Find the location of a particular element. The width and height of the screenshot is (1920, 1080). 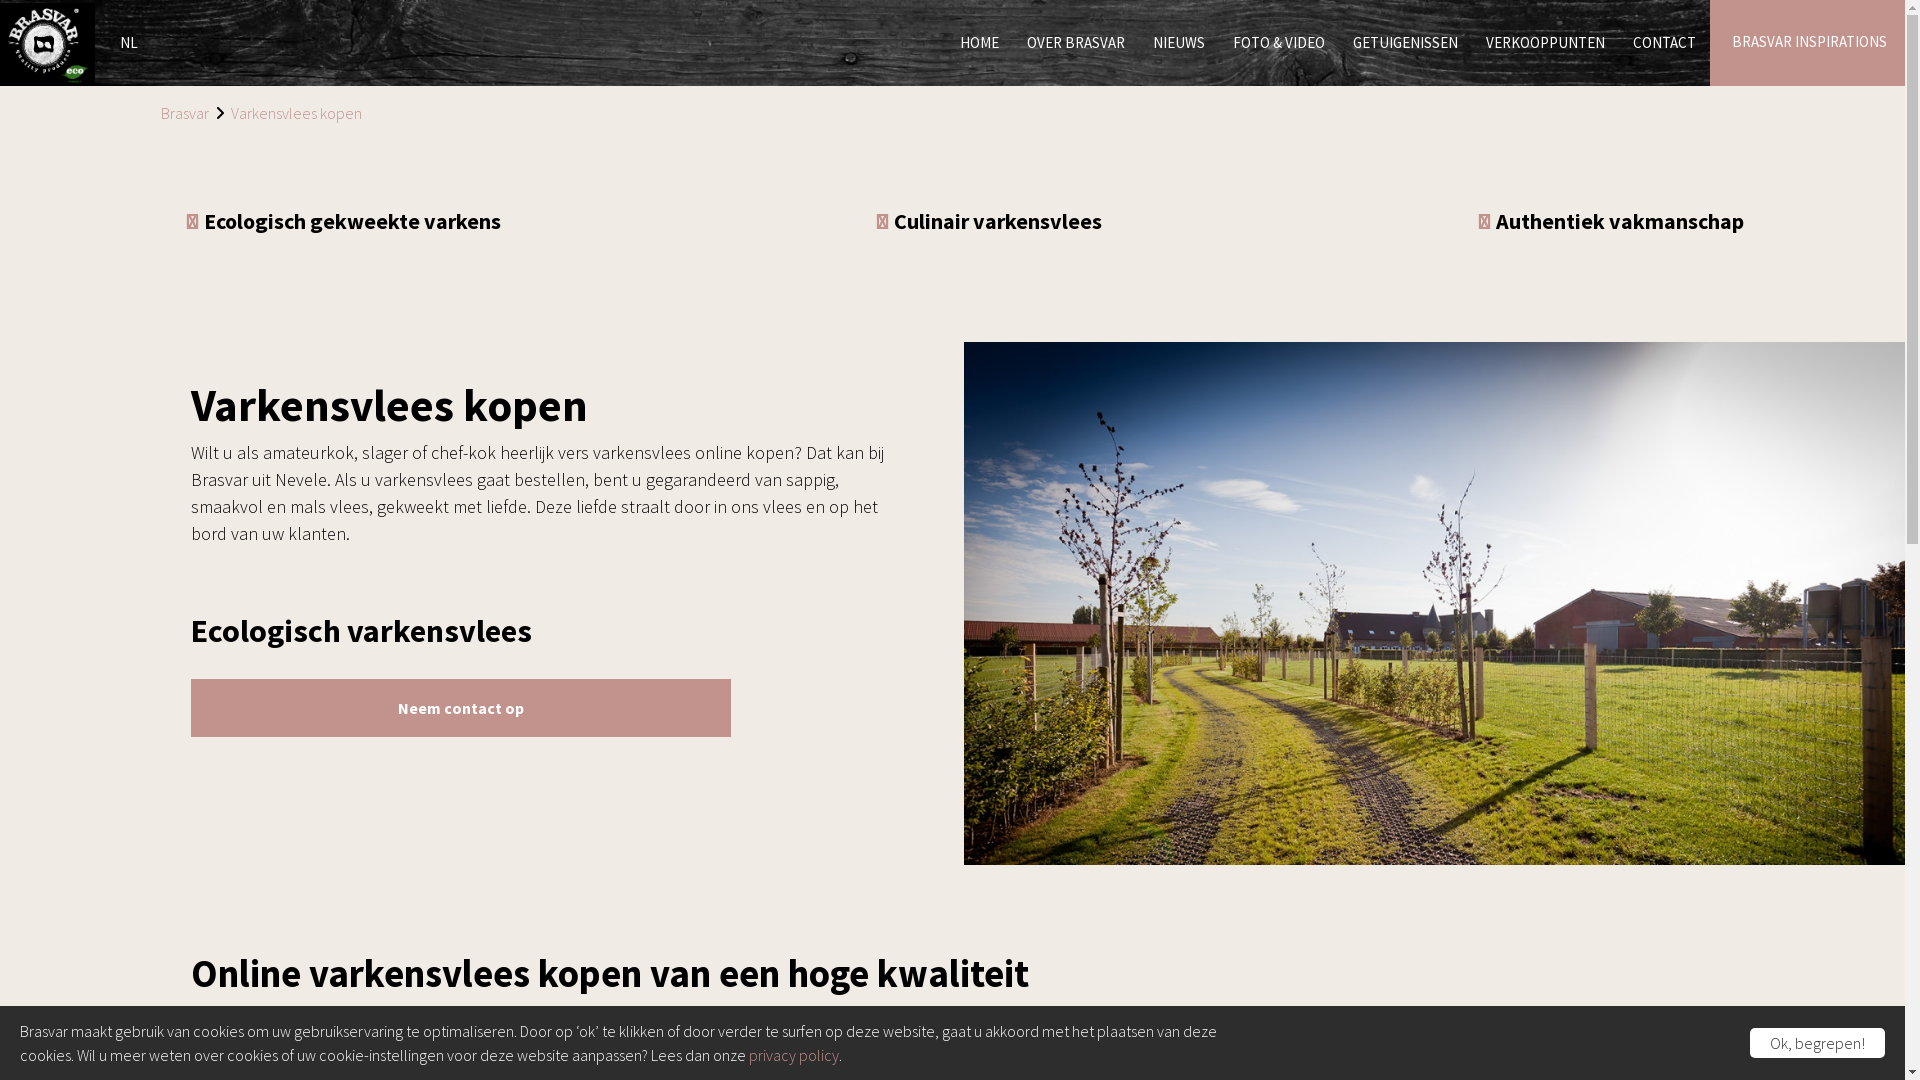

'VERKOOPPUNTEN' is located at coordinates (1544, 43).